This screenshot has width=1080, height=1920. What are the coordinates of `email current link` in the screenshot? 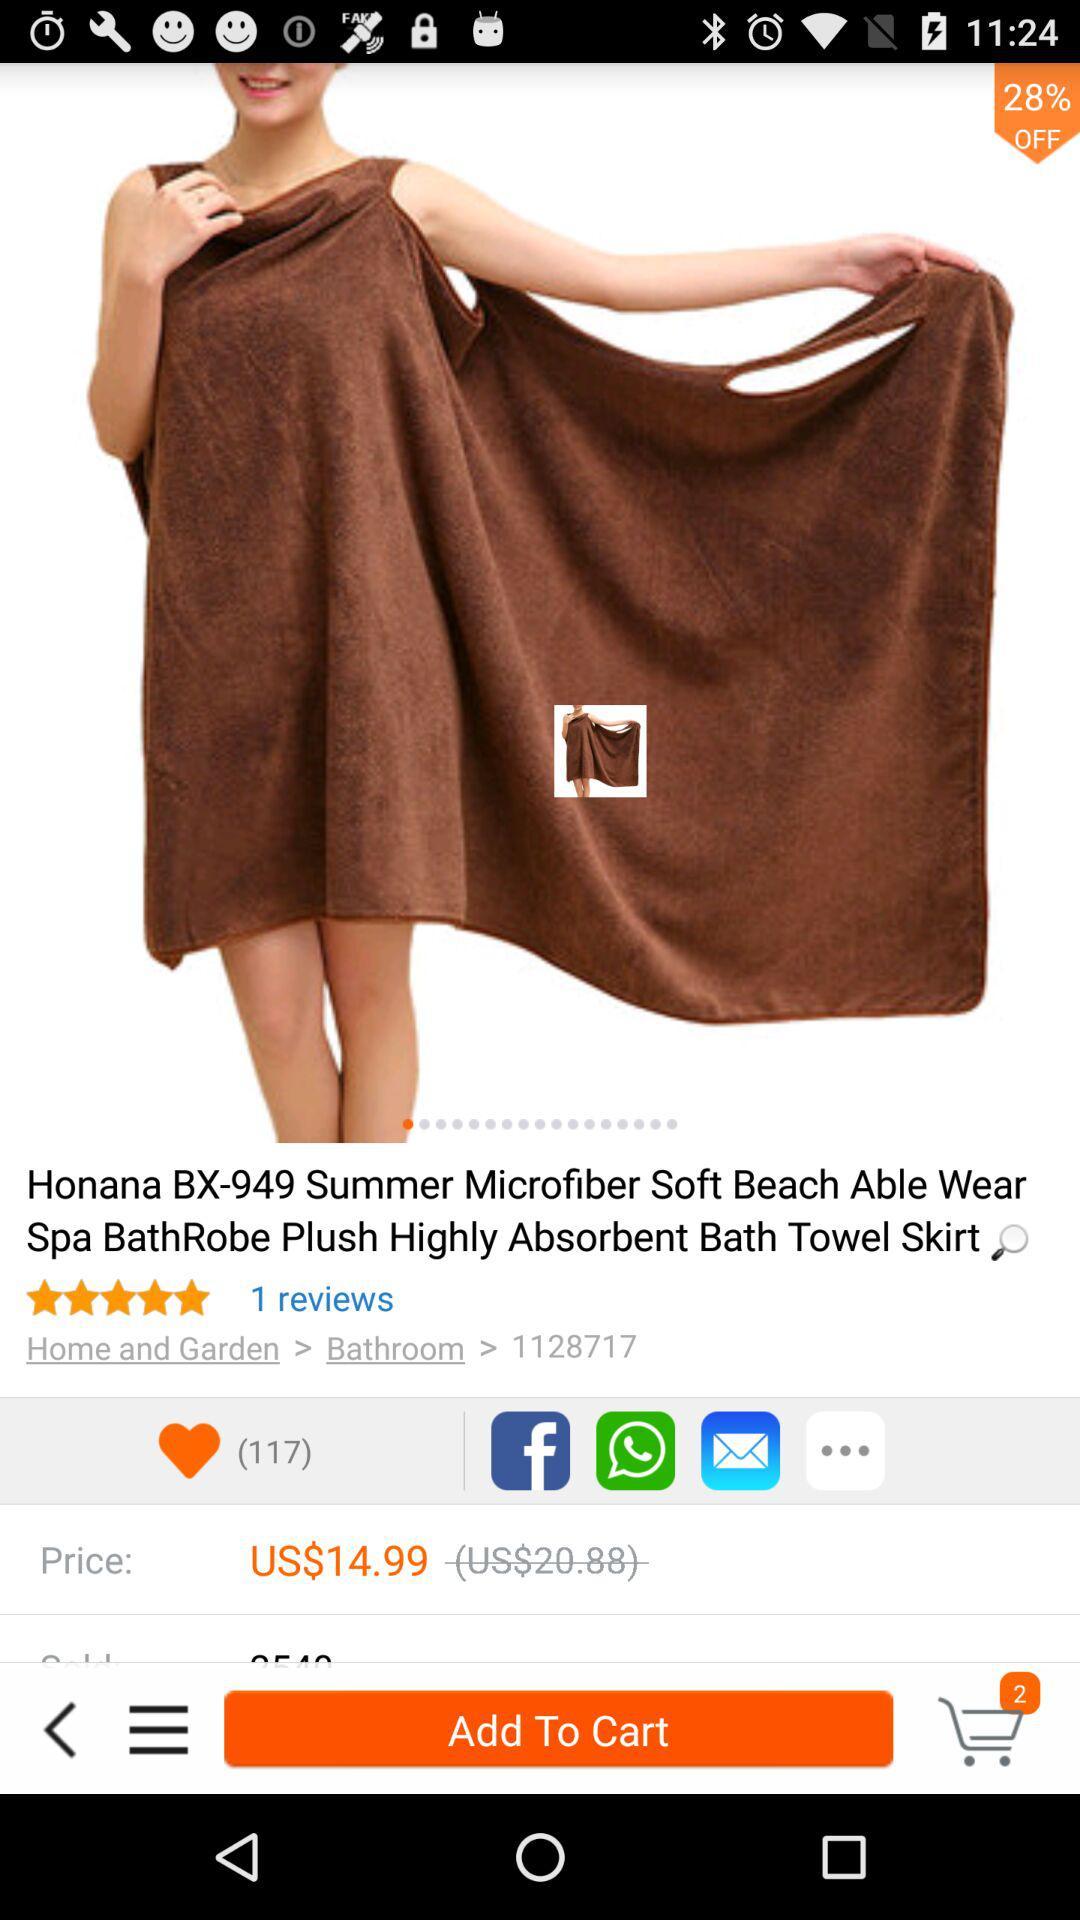 It's located at (740, 1450).